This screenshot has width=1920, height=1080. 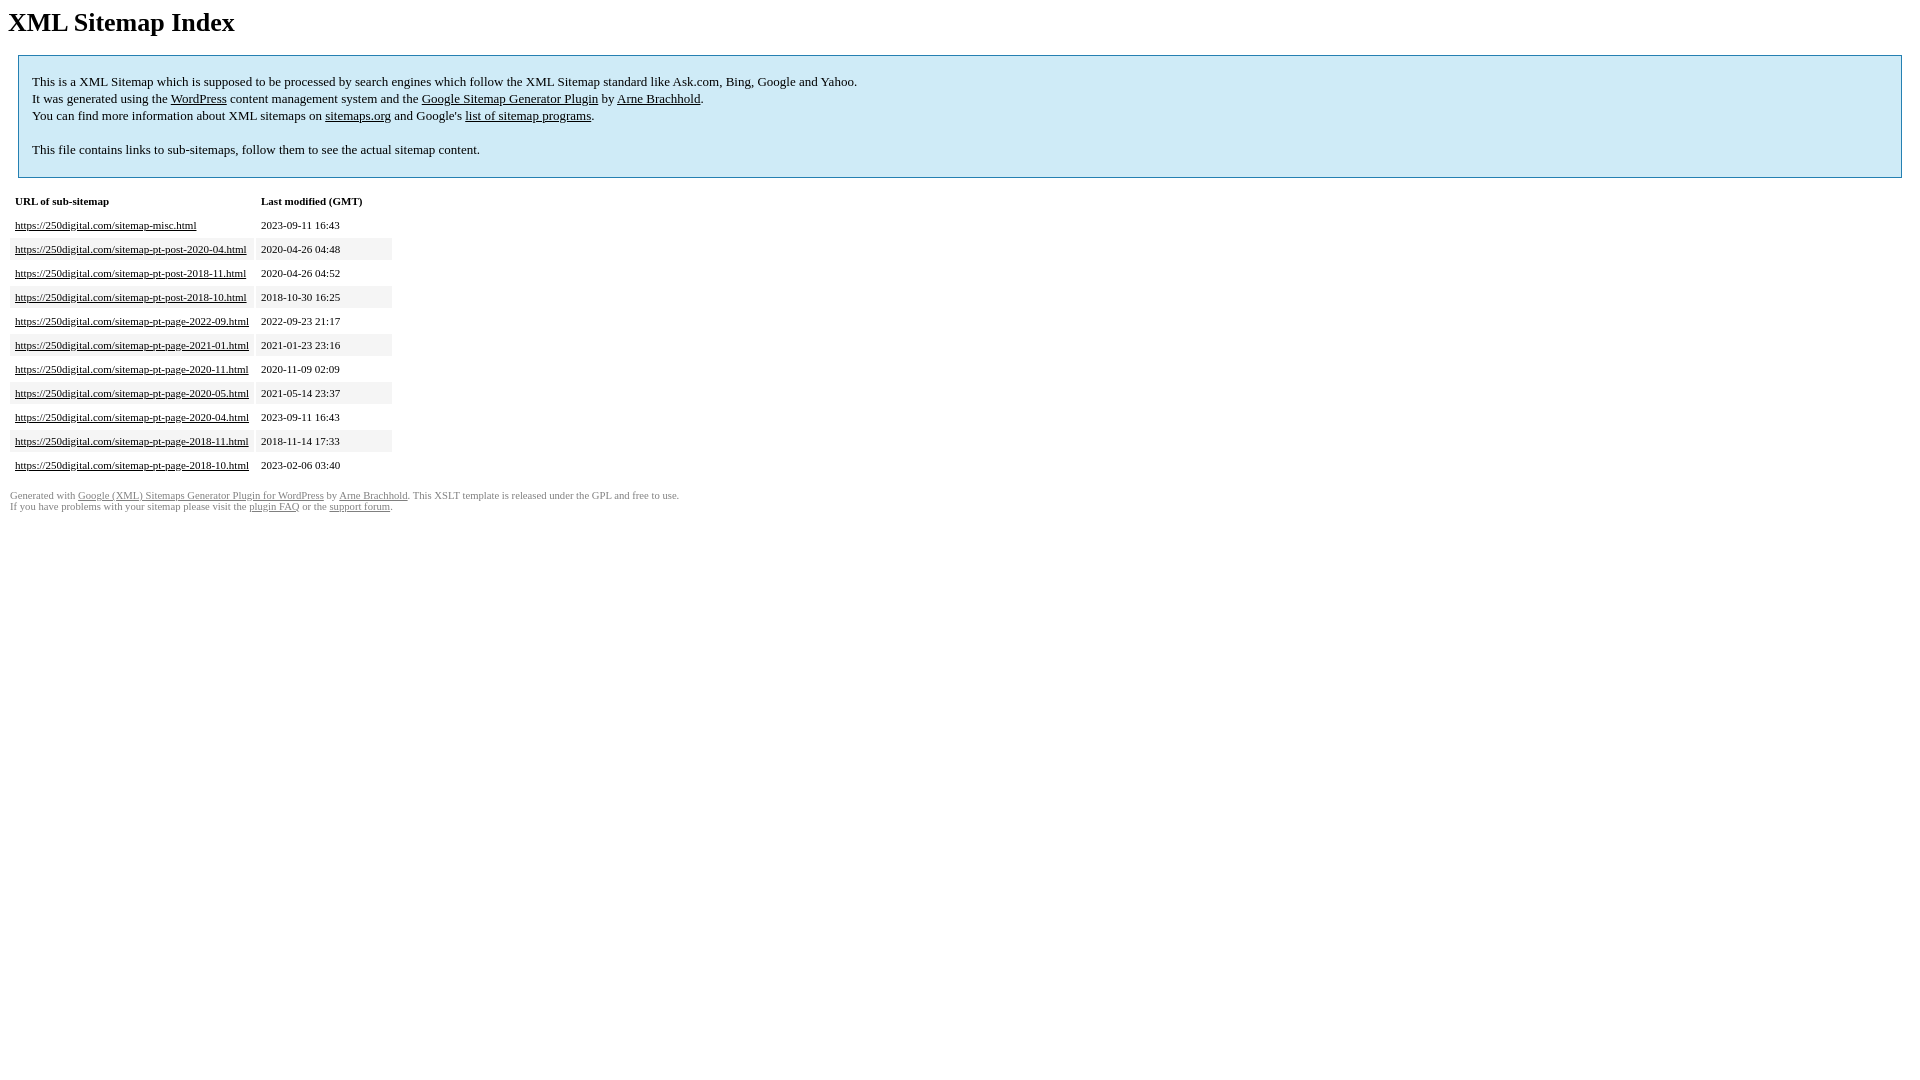 I want to click on 'https://250digital.com/sitemap-misc.html', so click(x=104, y=224).